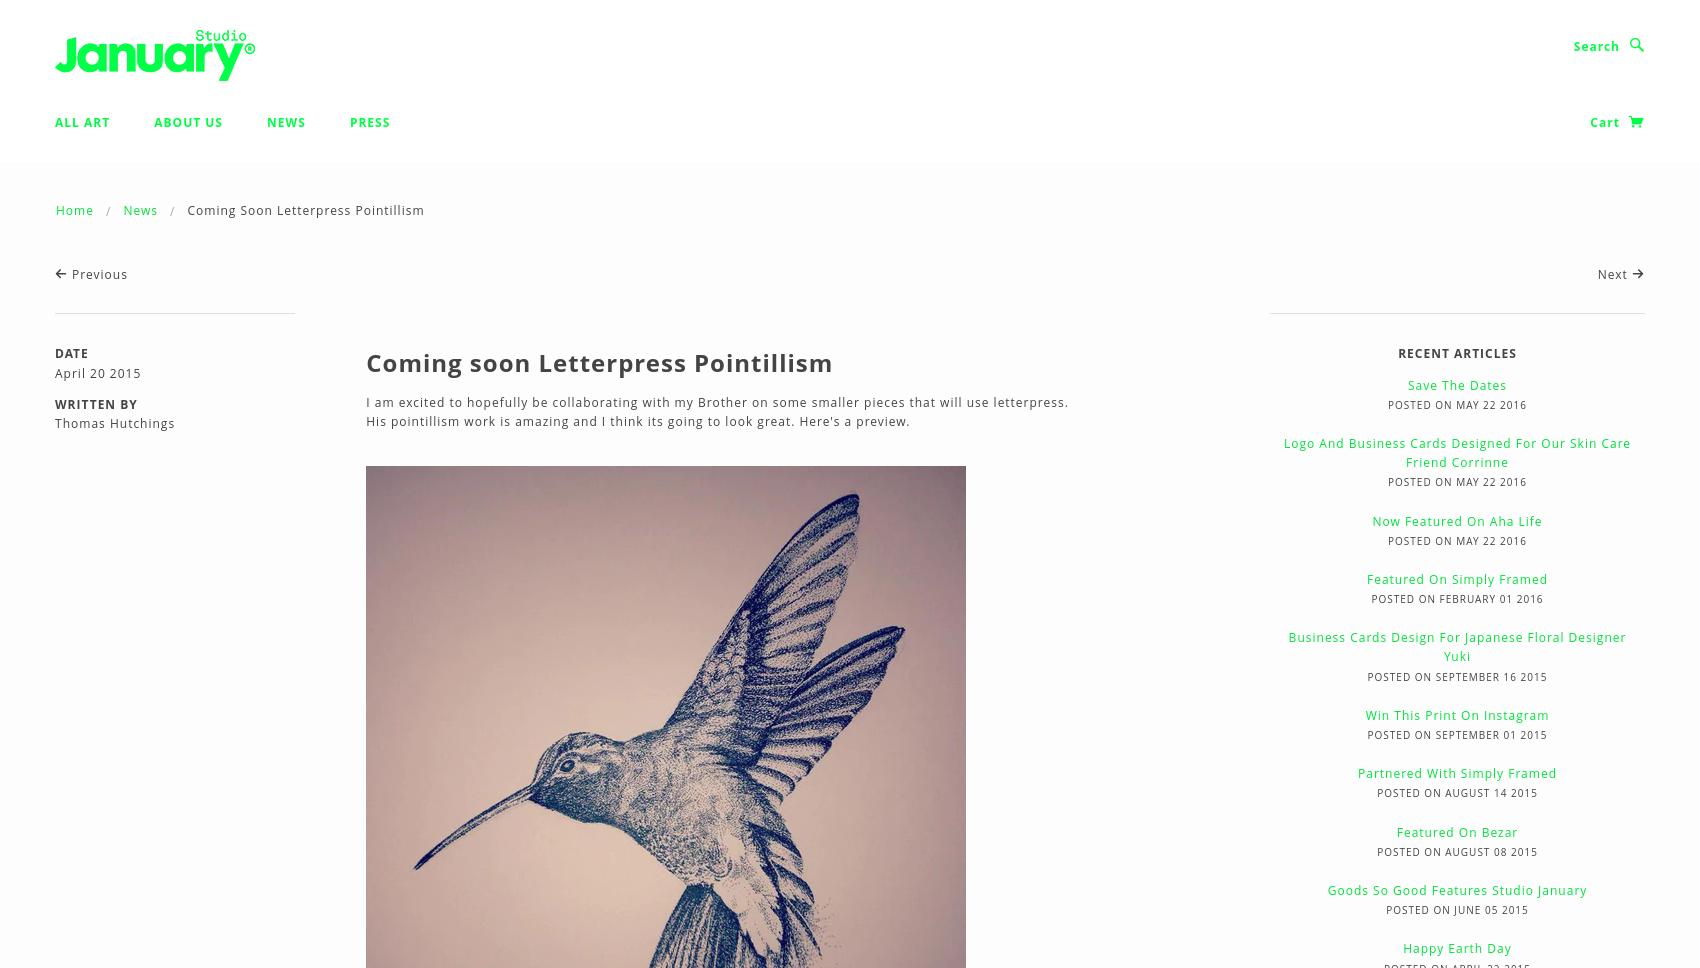 This screenshot has width=1700, height=968. I want to click on 'Now Featured on Aha Life', so click(1456, 520).